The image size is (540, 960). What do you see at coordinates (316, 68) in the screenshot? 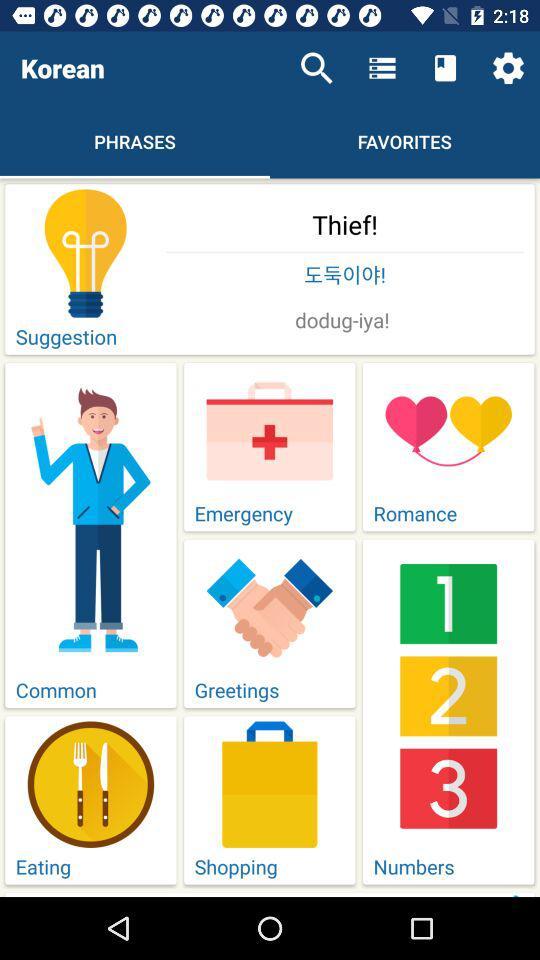
I see `item to the right of the korean item` at bounding box center [316, 68].